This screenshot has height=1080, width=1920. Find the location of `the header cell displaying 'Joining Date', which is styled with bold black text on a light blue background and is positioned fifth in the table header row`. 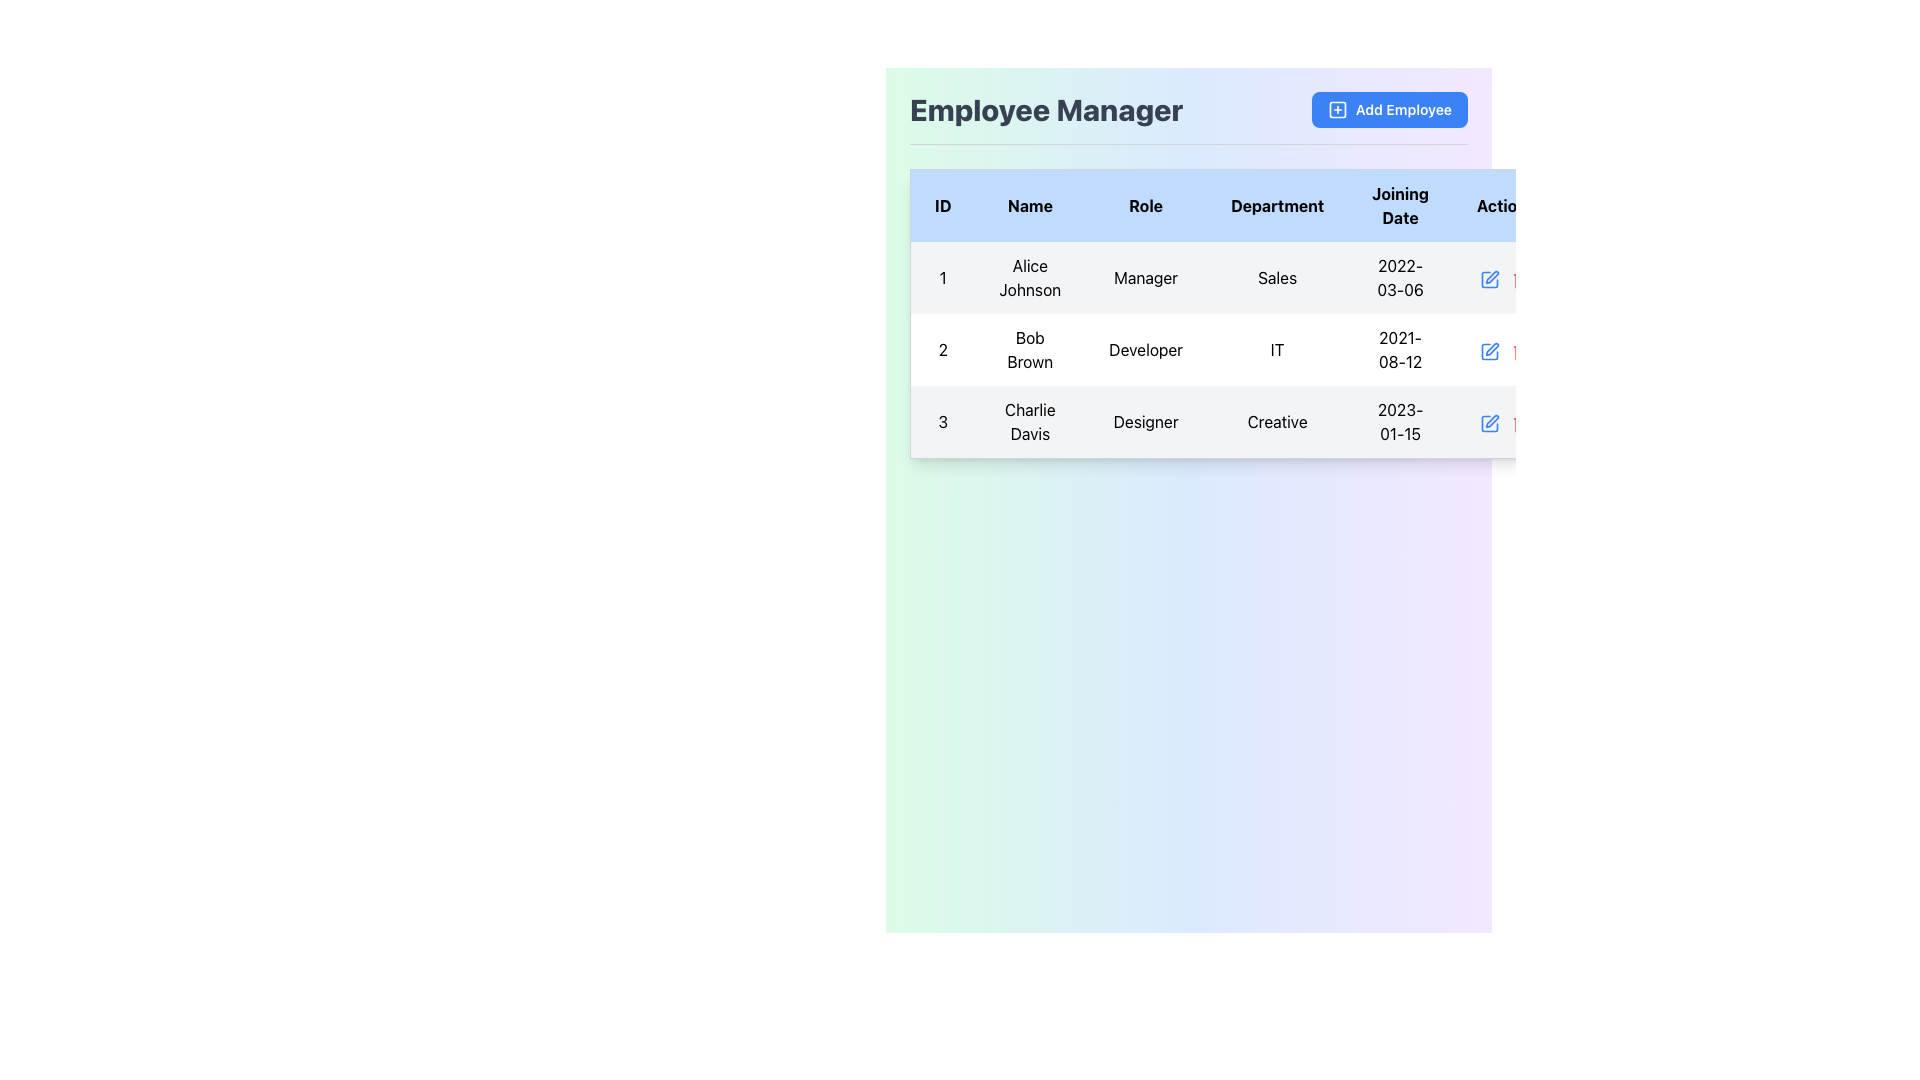

the header cell displaying 'Joining Date', which is styled with bold black text on a light blue background and is positioned fifth in the table header row is located at coordinates (1399, 205).